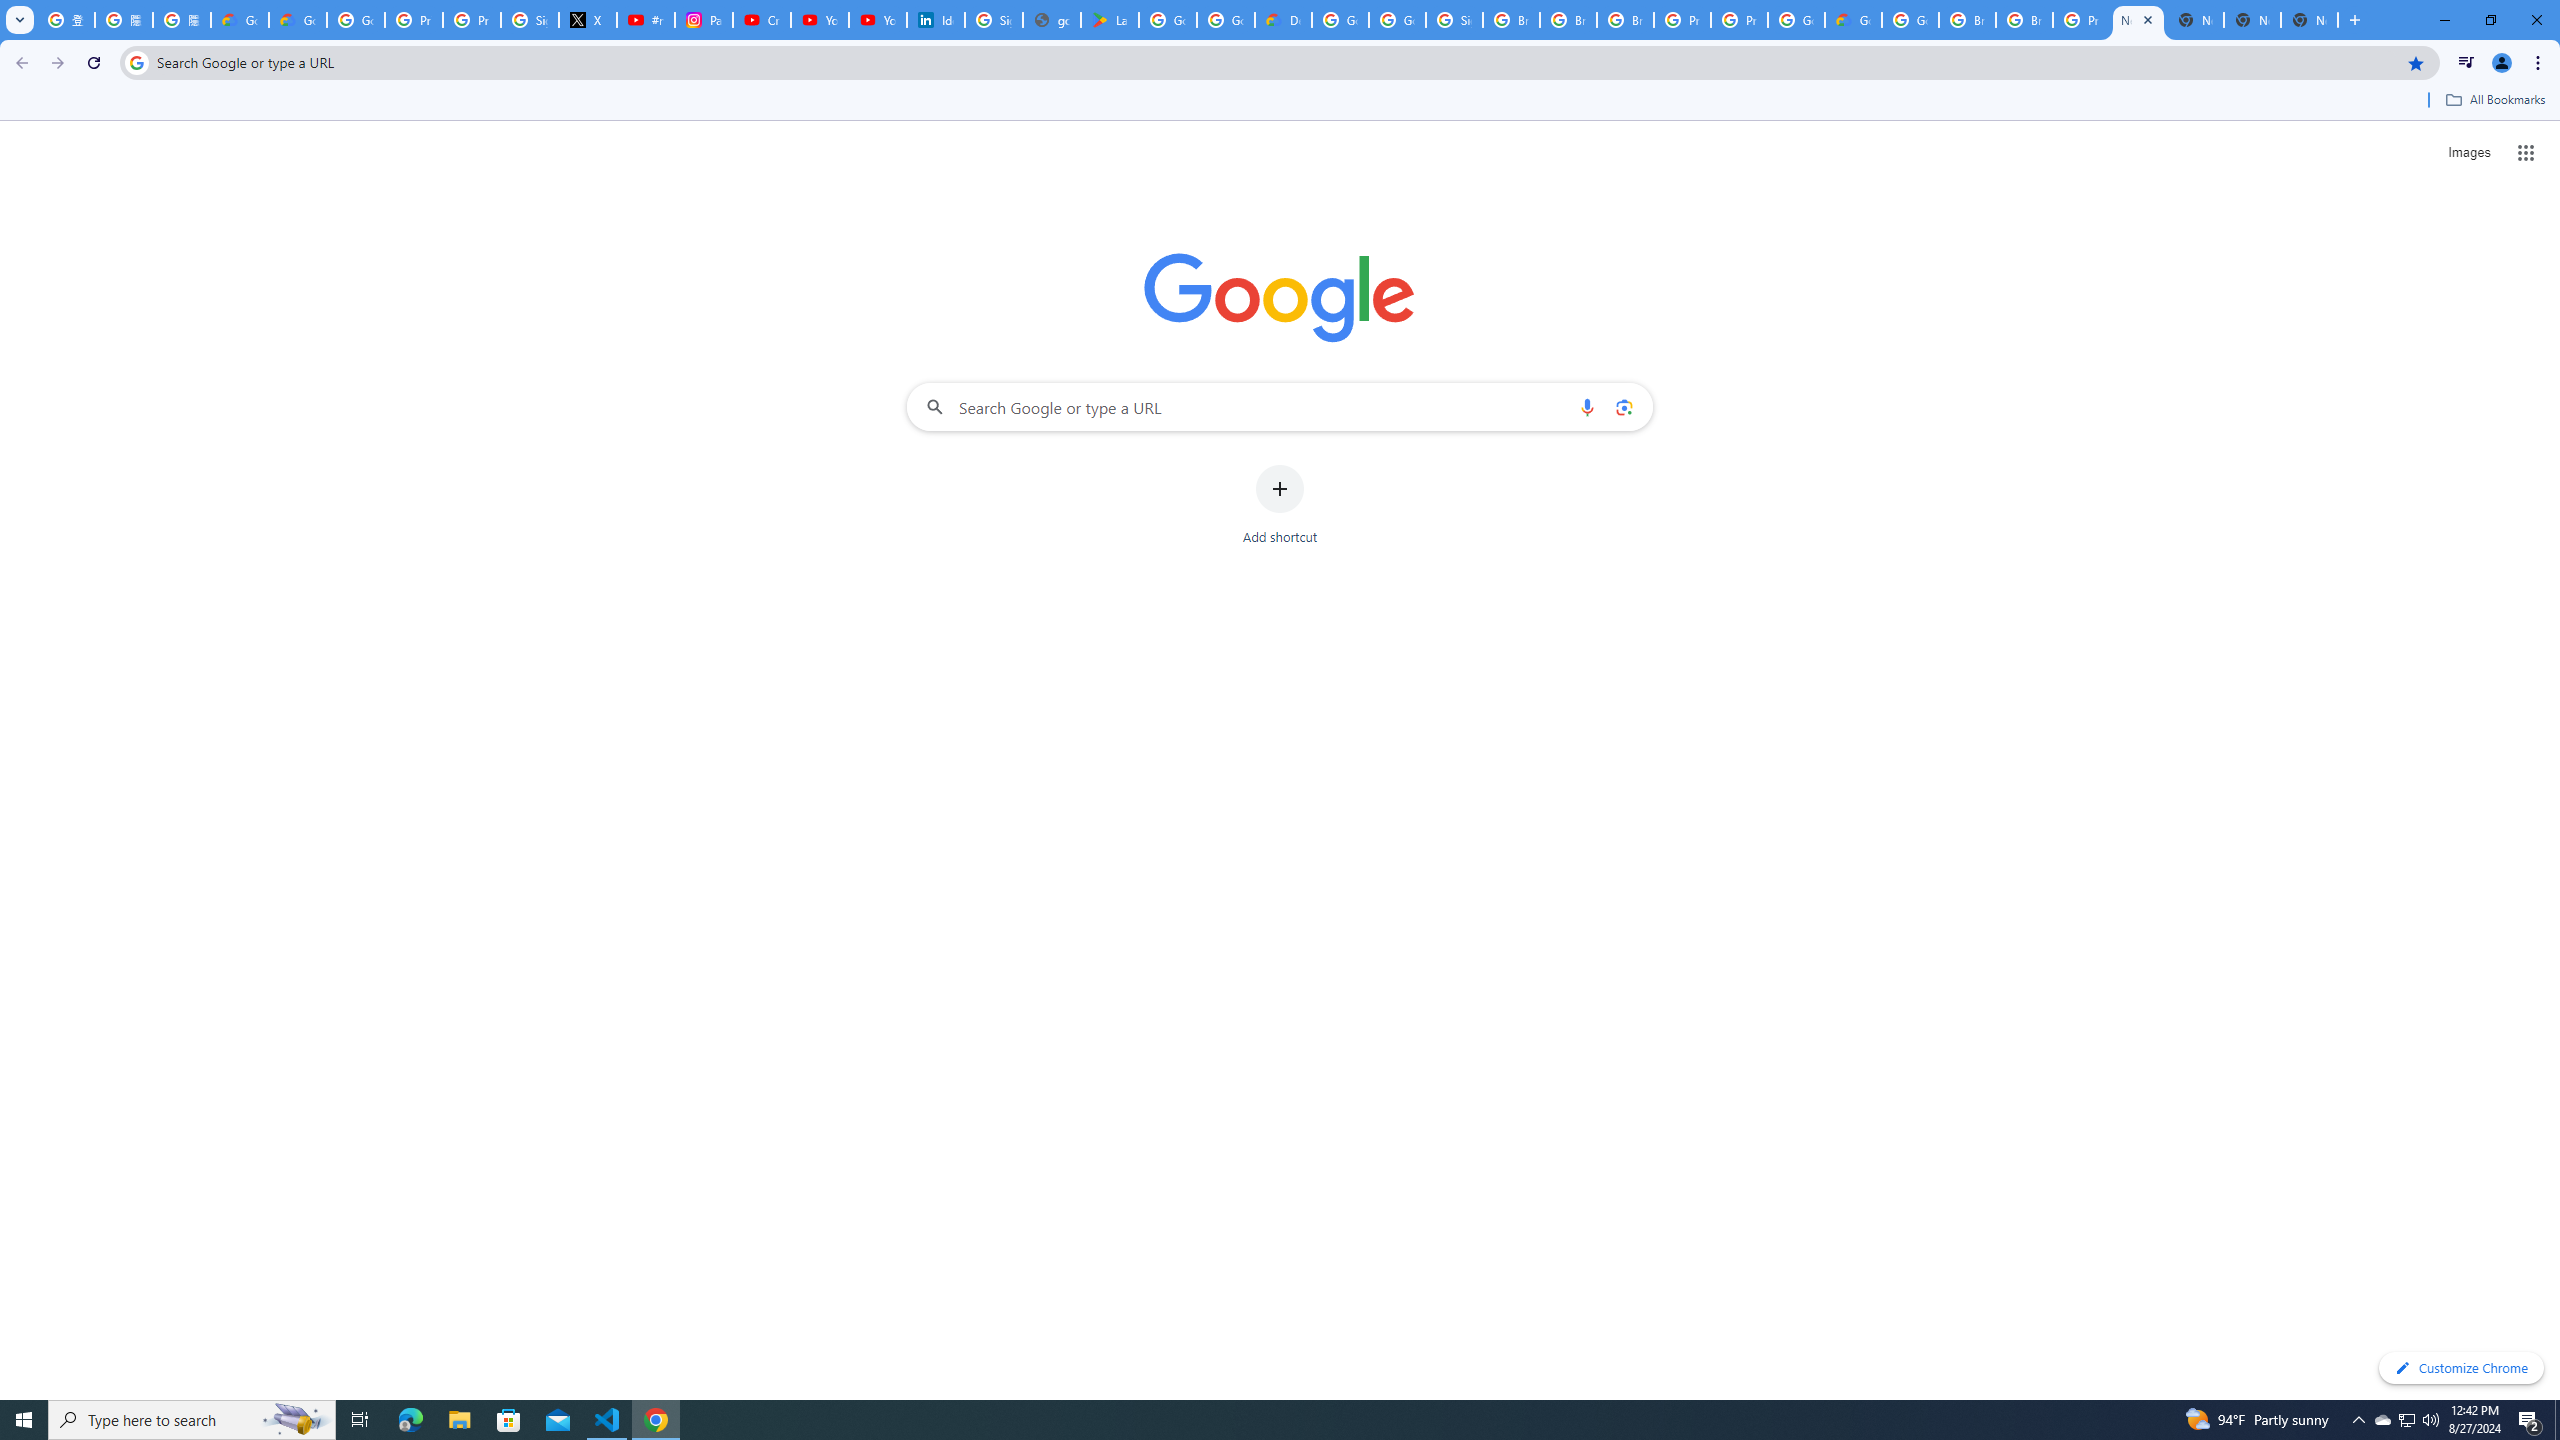 Image resolution: width=2560 pixels, height=1440 pixels. Describe the element at coordinates (1622, 405) in the screenshot. I see `'Search by image'` at that location.